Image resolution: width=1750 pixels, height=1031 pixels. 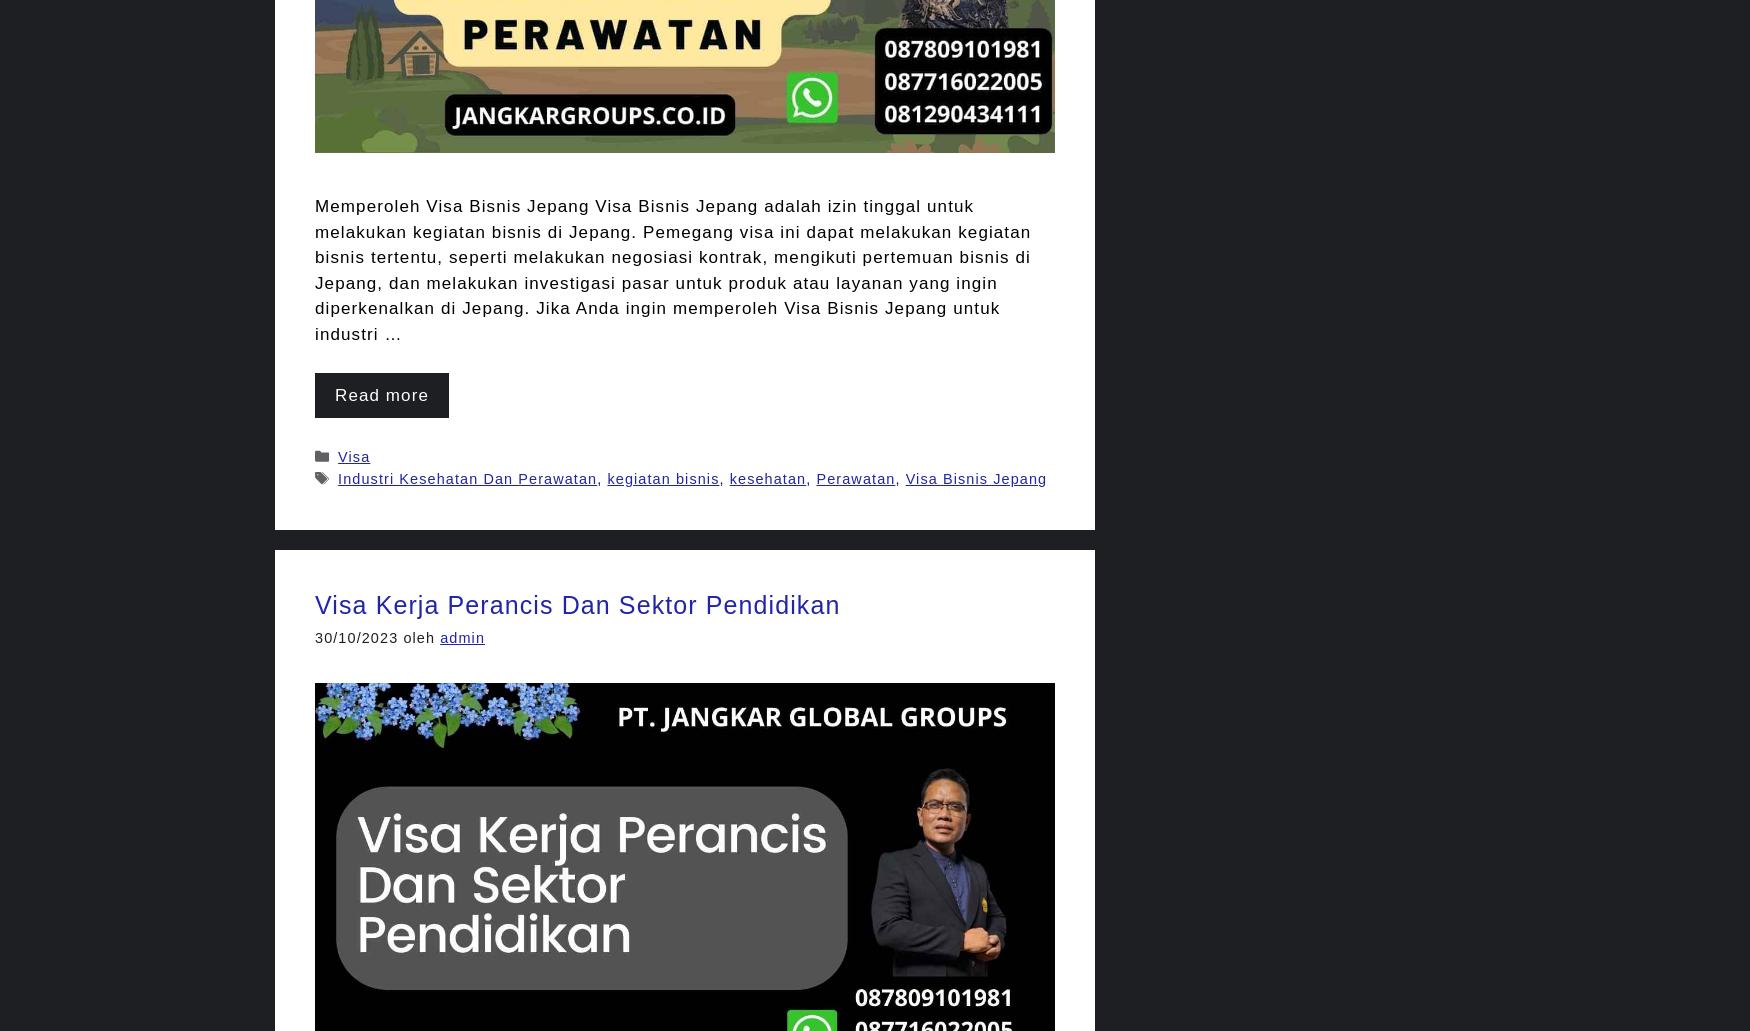 I want to click on 'Industri Kesehatan Dan Perawatan', so click(x=337, y=477).